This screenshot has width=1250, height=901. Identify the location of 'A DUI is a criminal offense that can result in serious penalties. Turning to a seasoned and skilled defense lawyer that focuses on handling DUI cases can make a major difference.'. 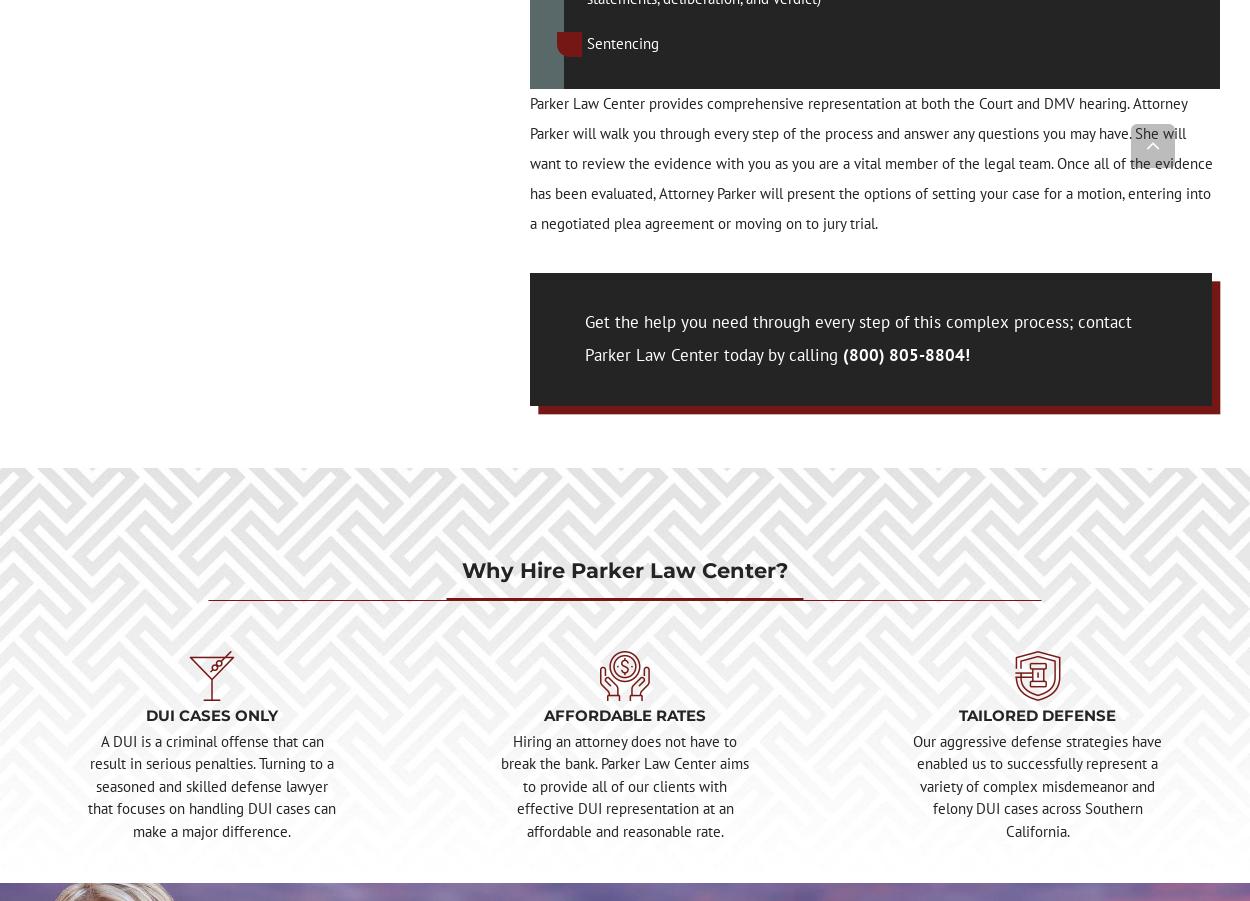
(211, 784).